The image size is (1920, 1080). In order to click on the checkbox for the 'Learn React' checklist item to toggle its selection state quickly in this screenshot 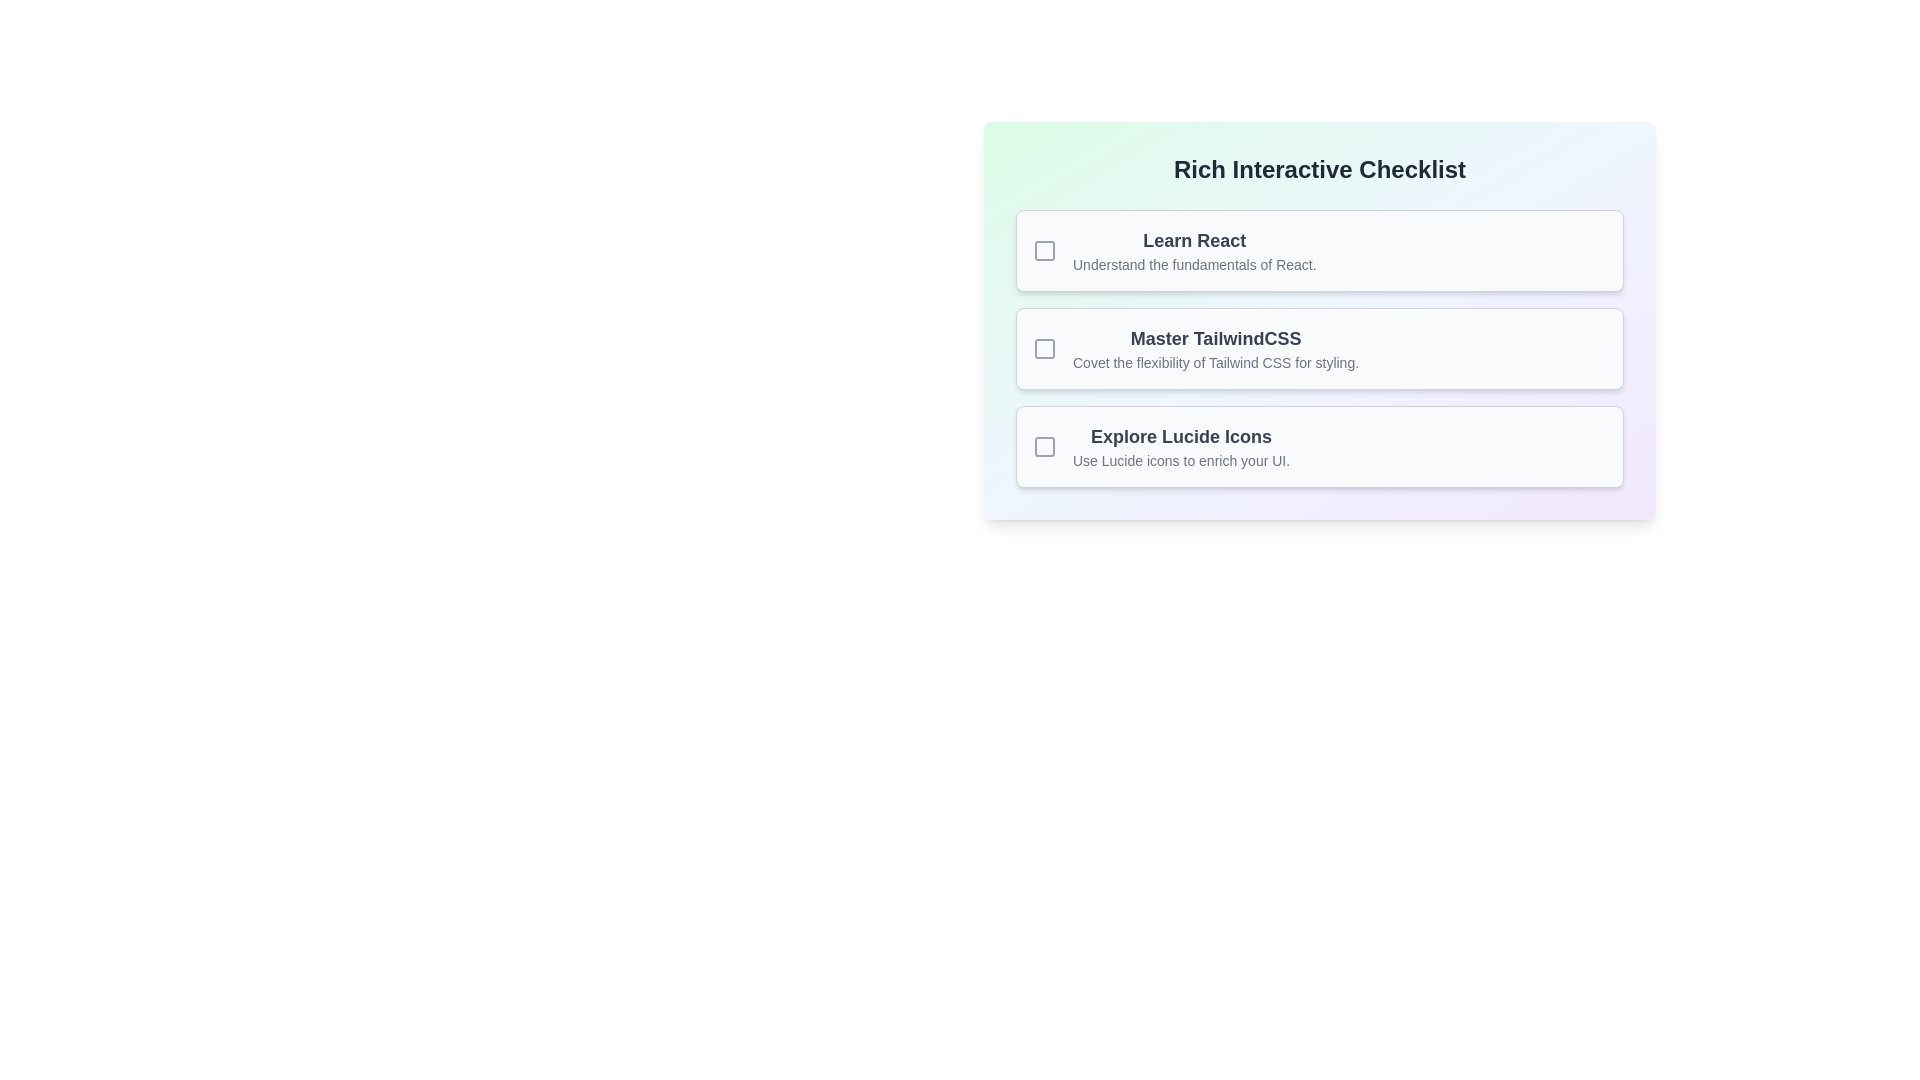, I will do `click(1044, 249)`.